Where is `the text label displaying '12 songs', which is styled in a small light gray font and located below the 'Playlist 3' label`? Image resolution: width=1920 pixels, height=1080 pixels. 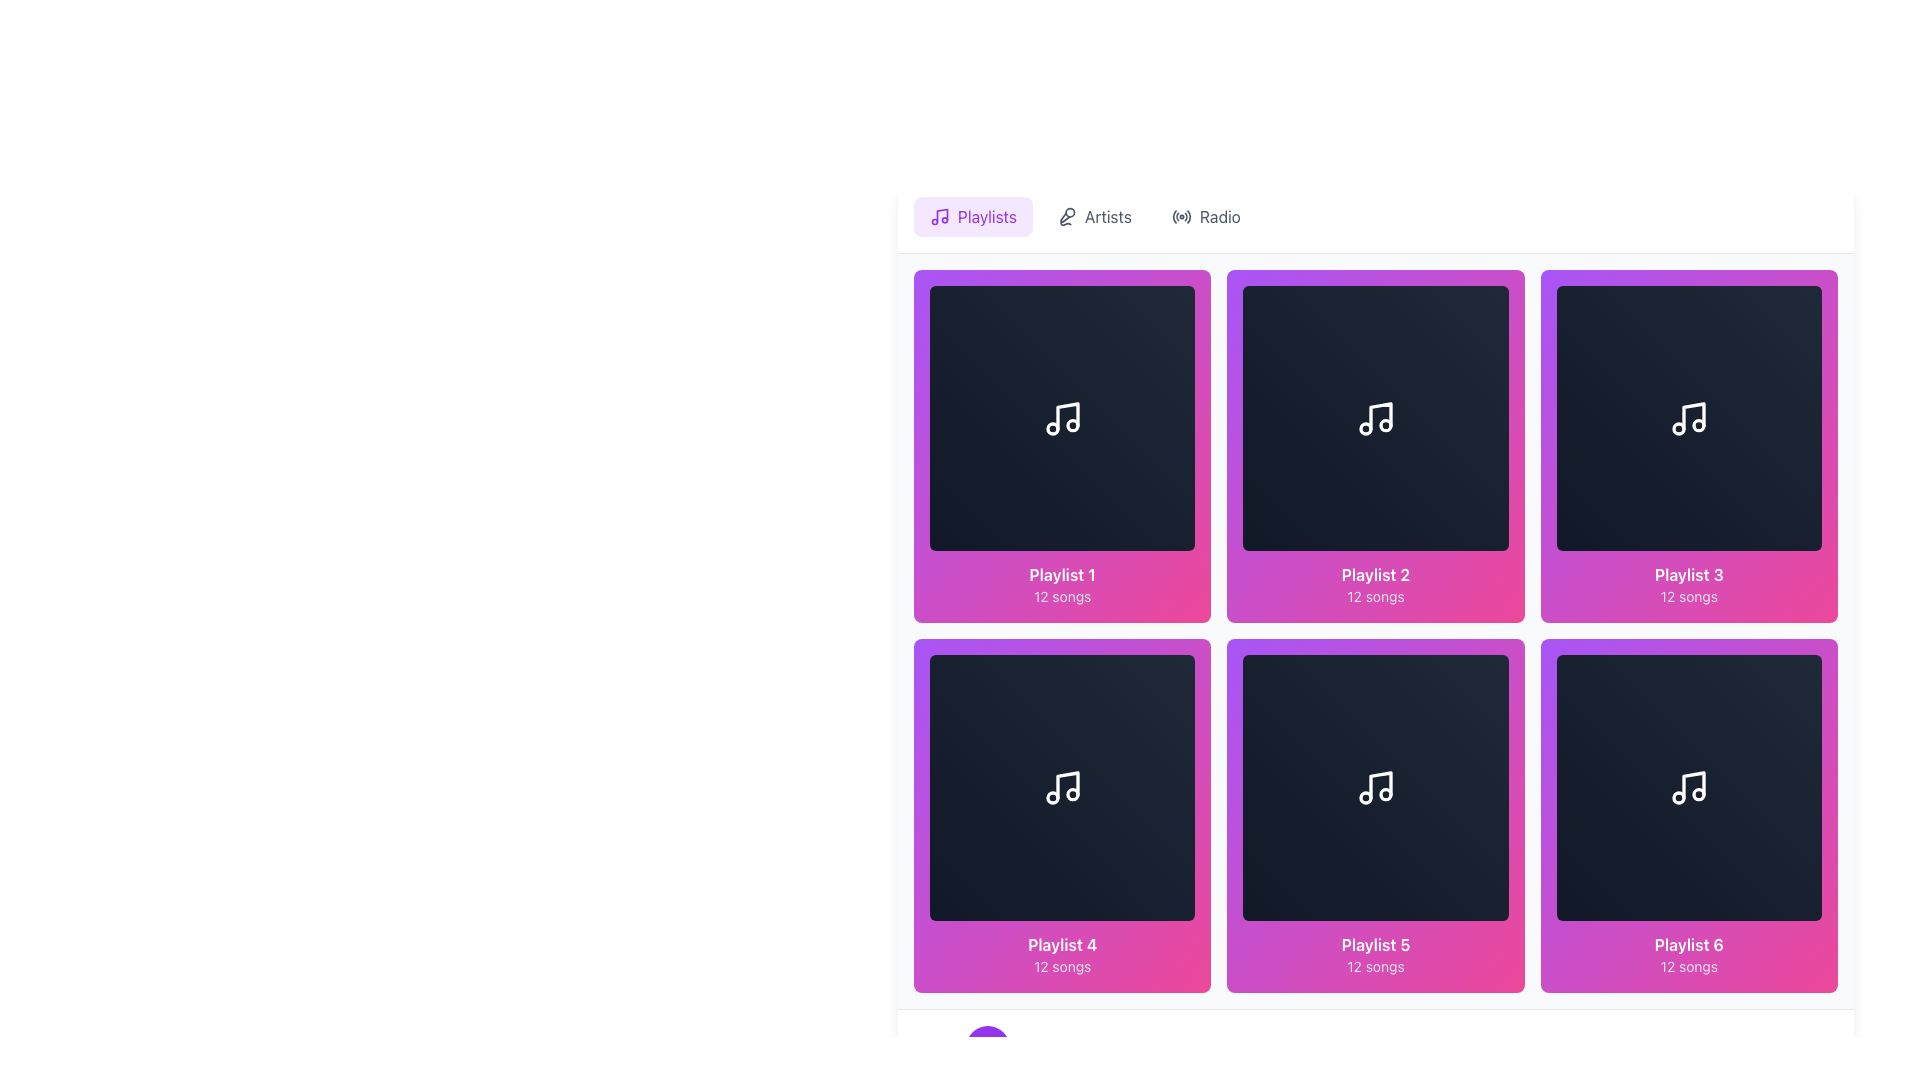 the text label displaying '12 songs', which is styled in a small light gray font and located below the 'Playlist 3' label is located at coordinates (1688, 596).